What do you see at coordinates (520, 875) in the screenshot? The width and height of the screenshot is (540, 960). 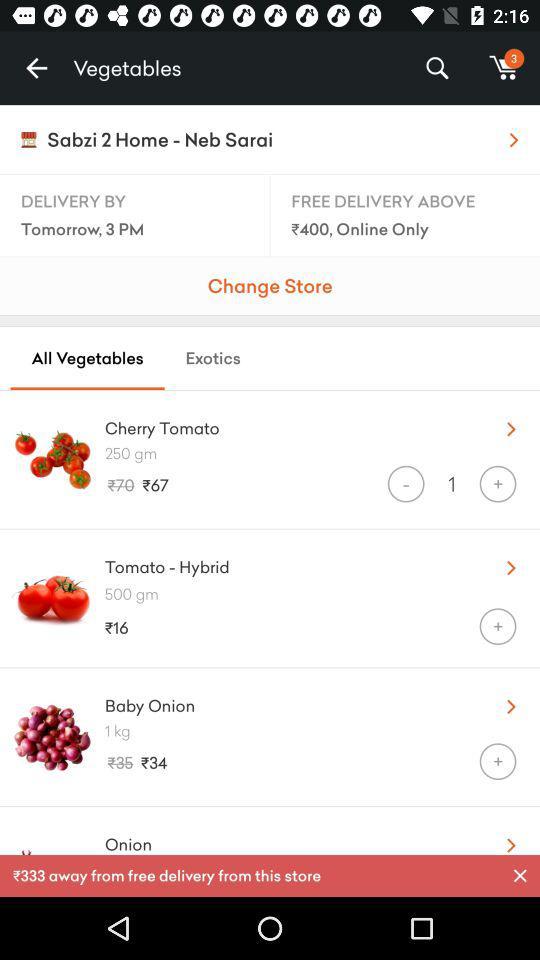 I see `the item next to the 333 away from` at bounding box center [520, 875].